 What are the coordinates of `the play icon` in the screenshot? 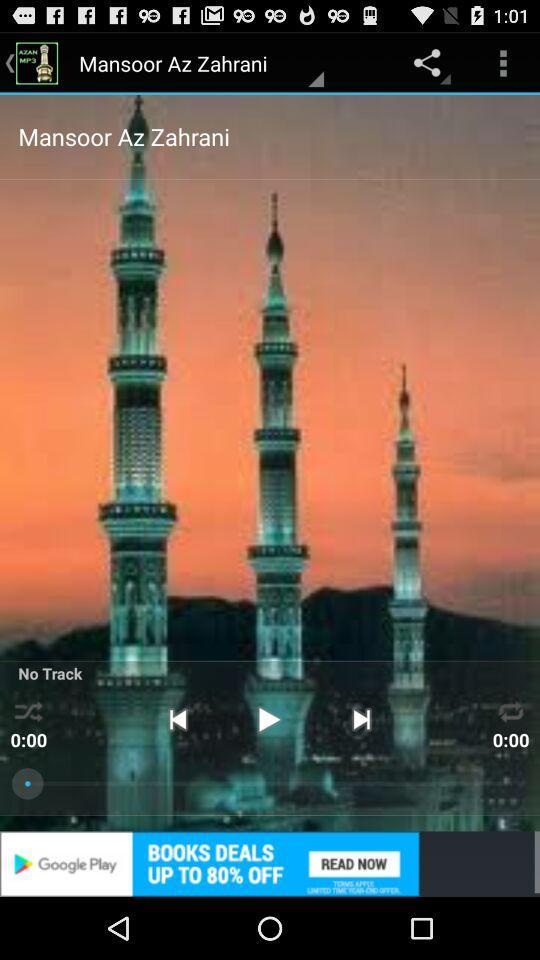 It's located at (269, 768).